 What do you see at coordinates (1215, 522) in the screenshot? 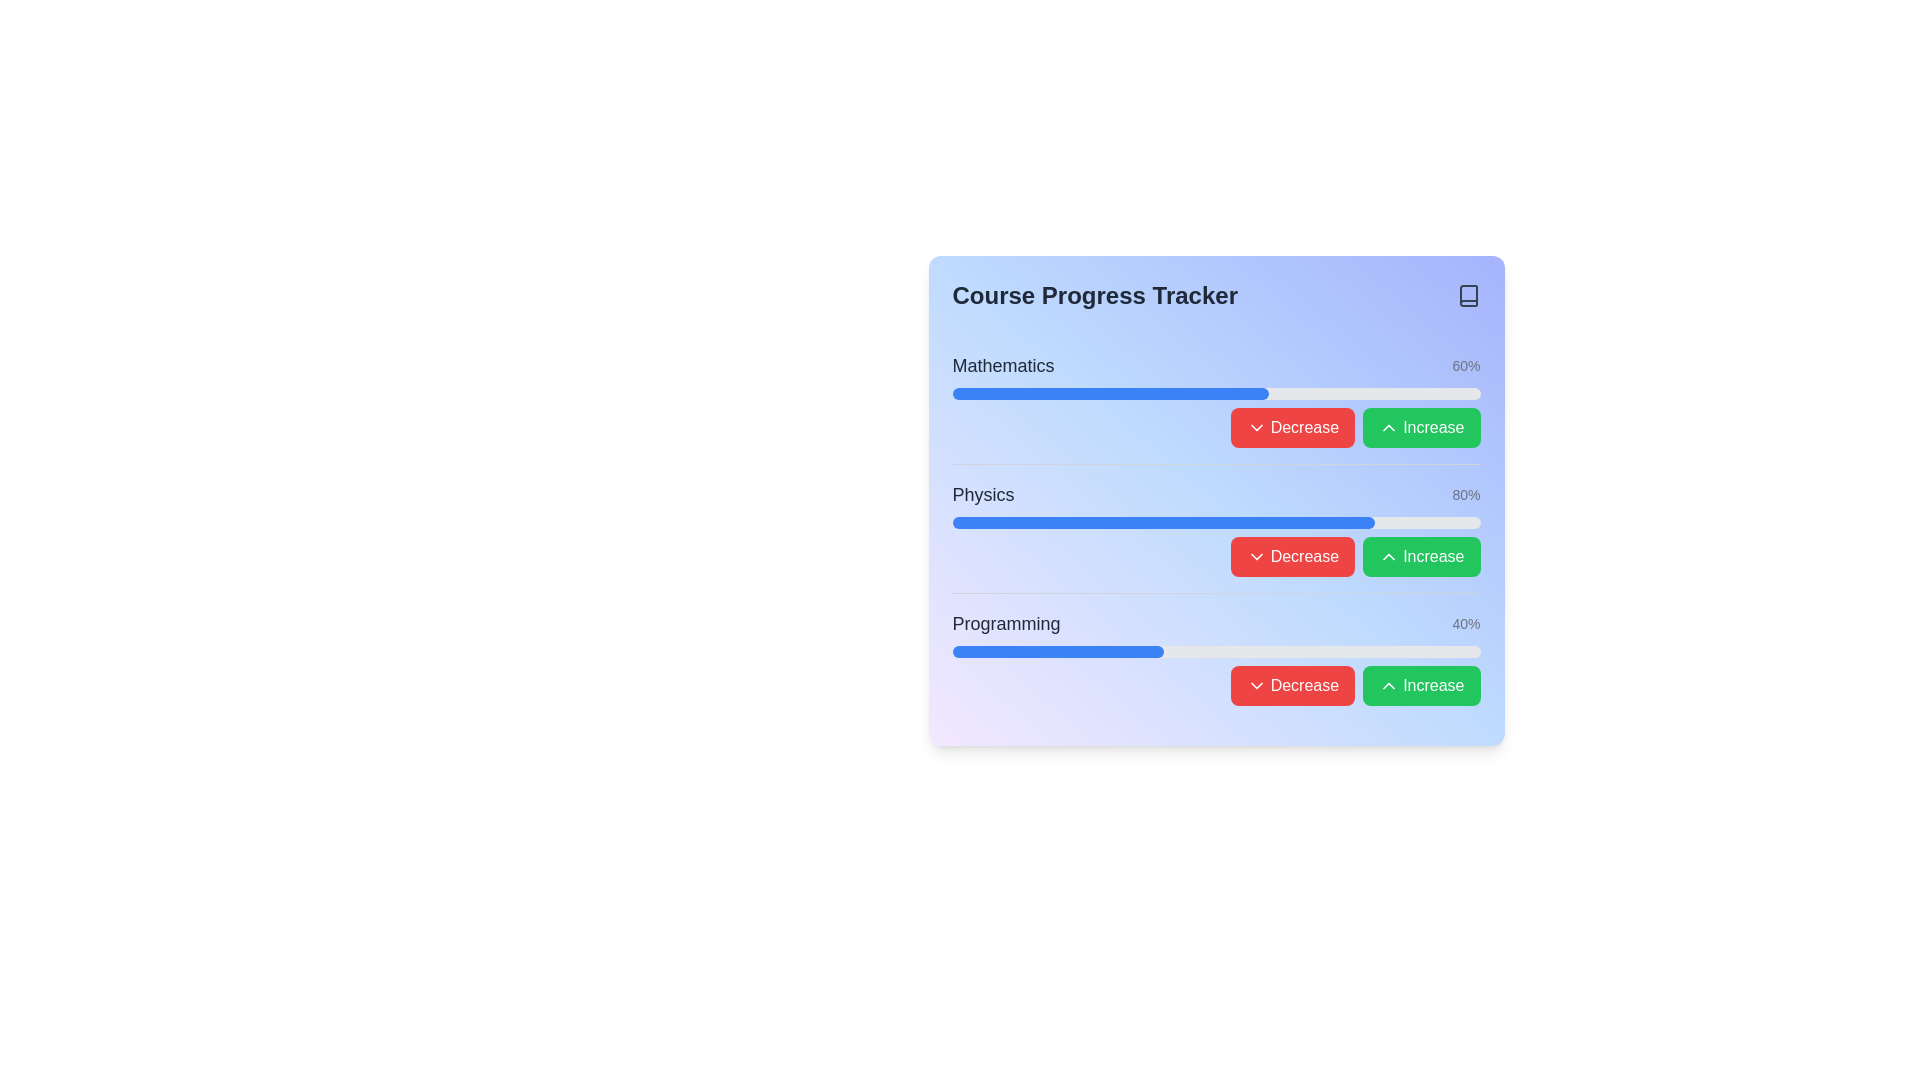
I see `the horizontal progress bar indicating 80% completion in the 'Physics' section of the course progress card` at bounding box center [1215, 522].